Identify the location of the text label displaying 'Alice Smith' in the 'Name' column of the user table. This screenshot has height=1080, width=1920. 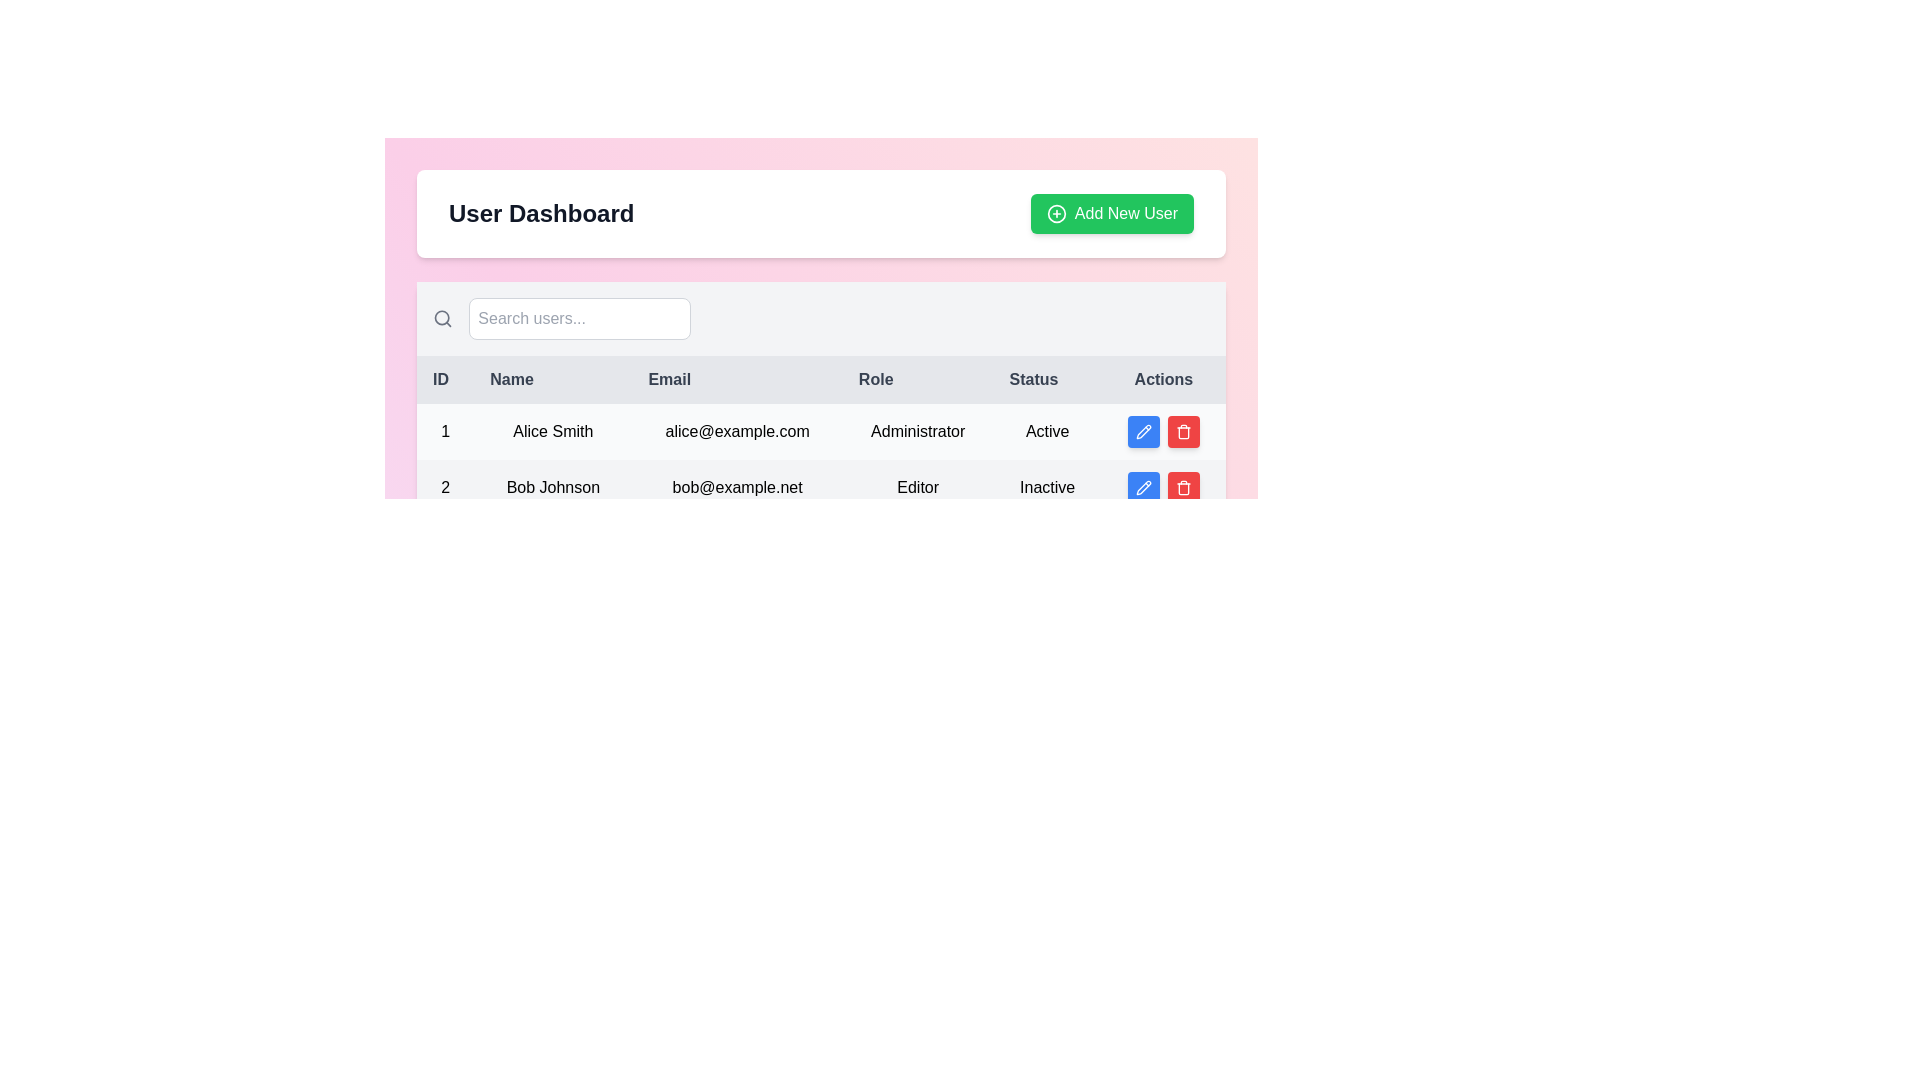
(553, 431).